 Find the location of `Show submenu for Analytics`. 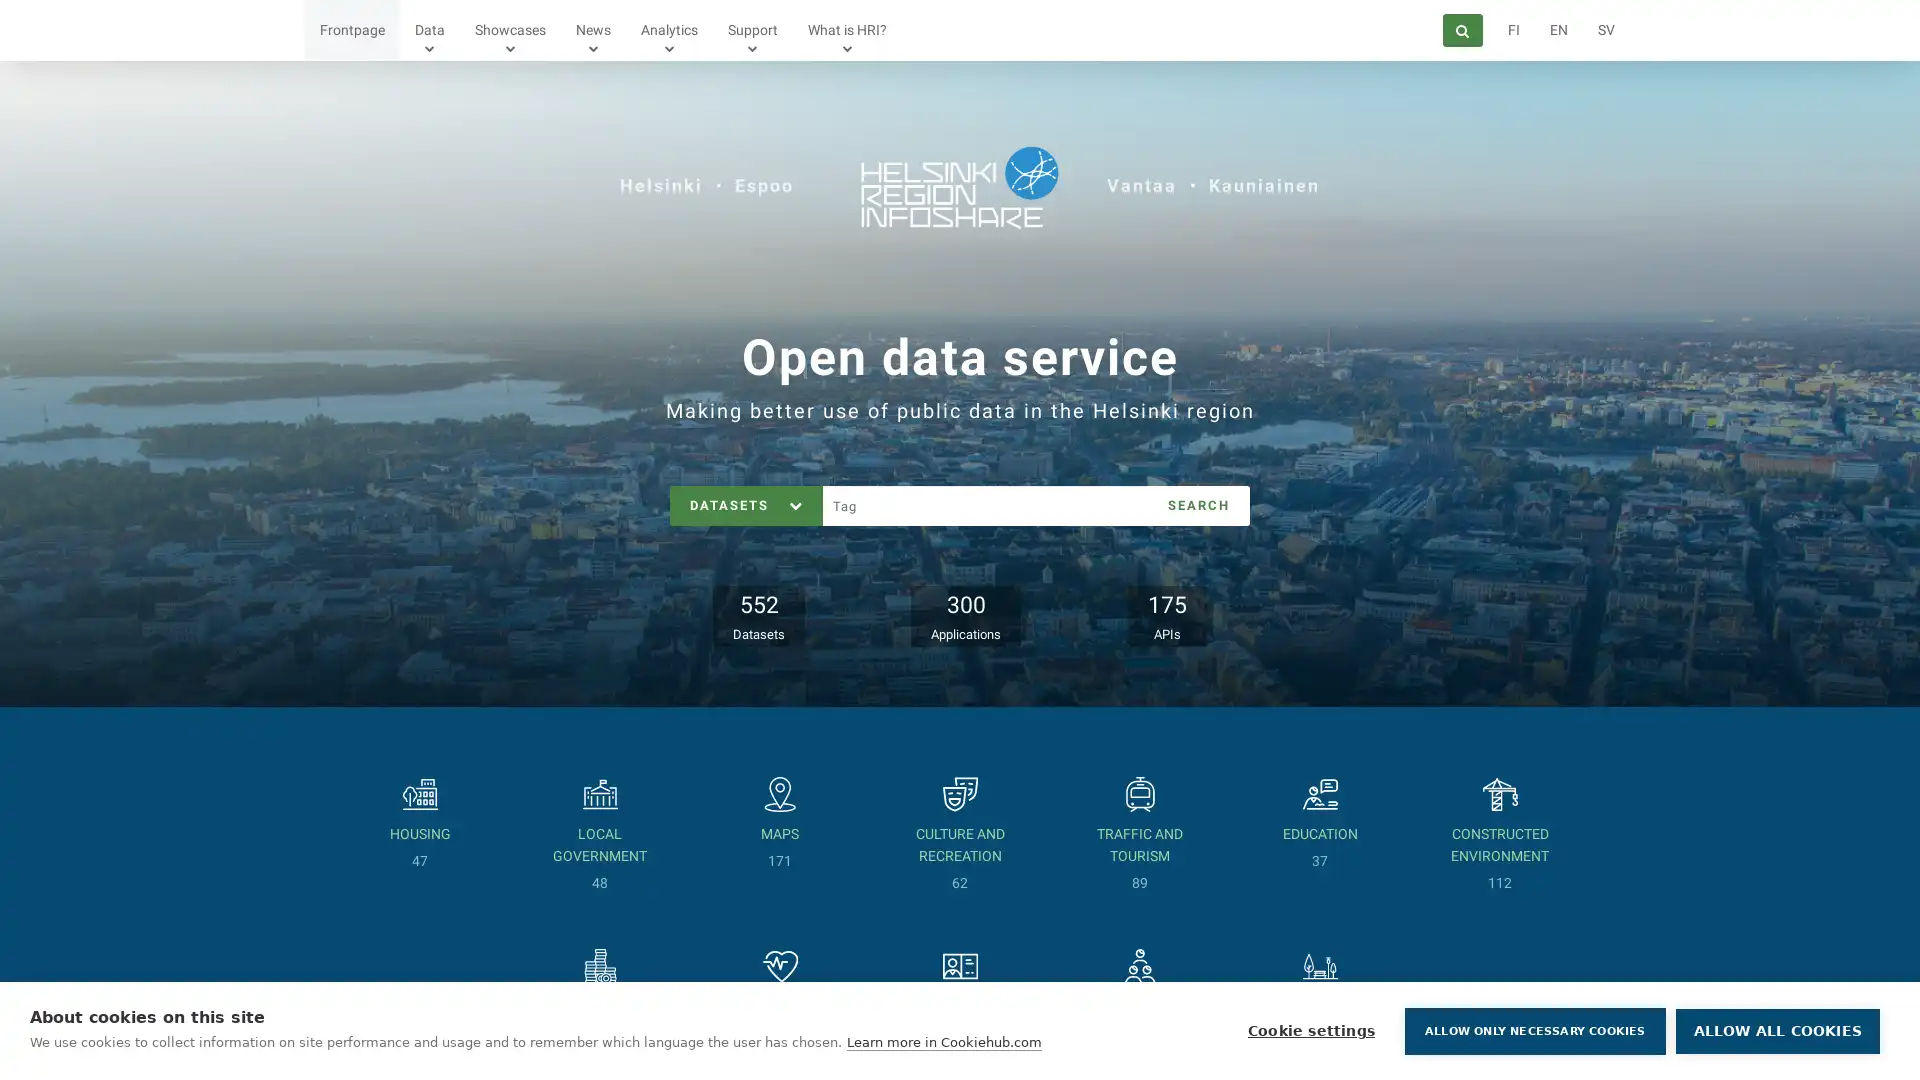

Show submenu for Analytics is located at coordinates (669, 39).